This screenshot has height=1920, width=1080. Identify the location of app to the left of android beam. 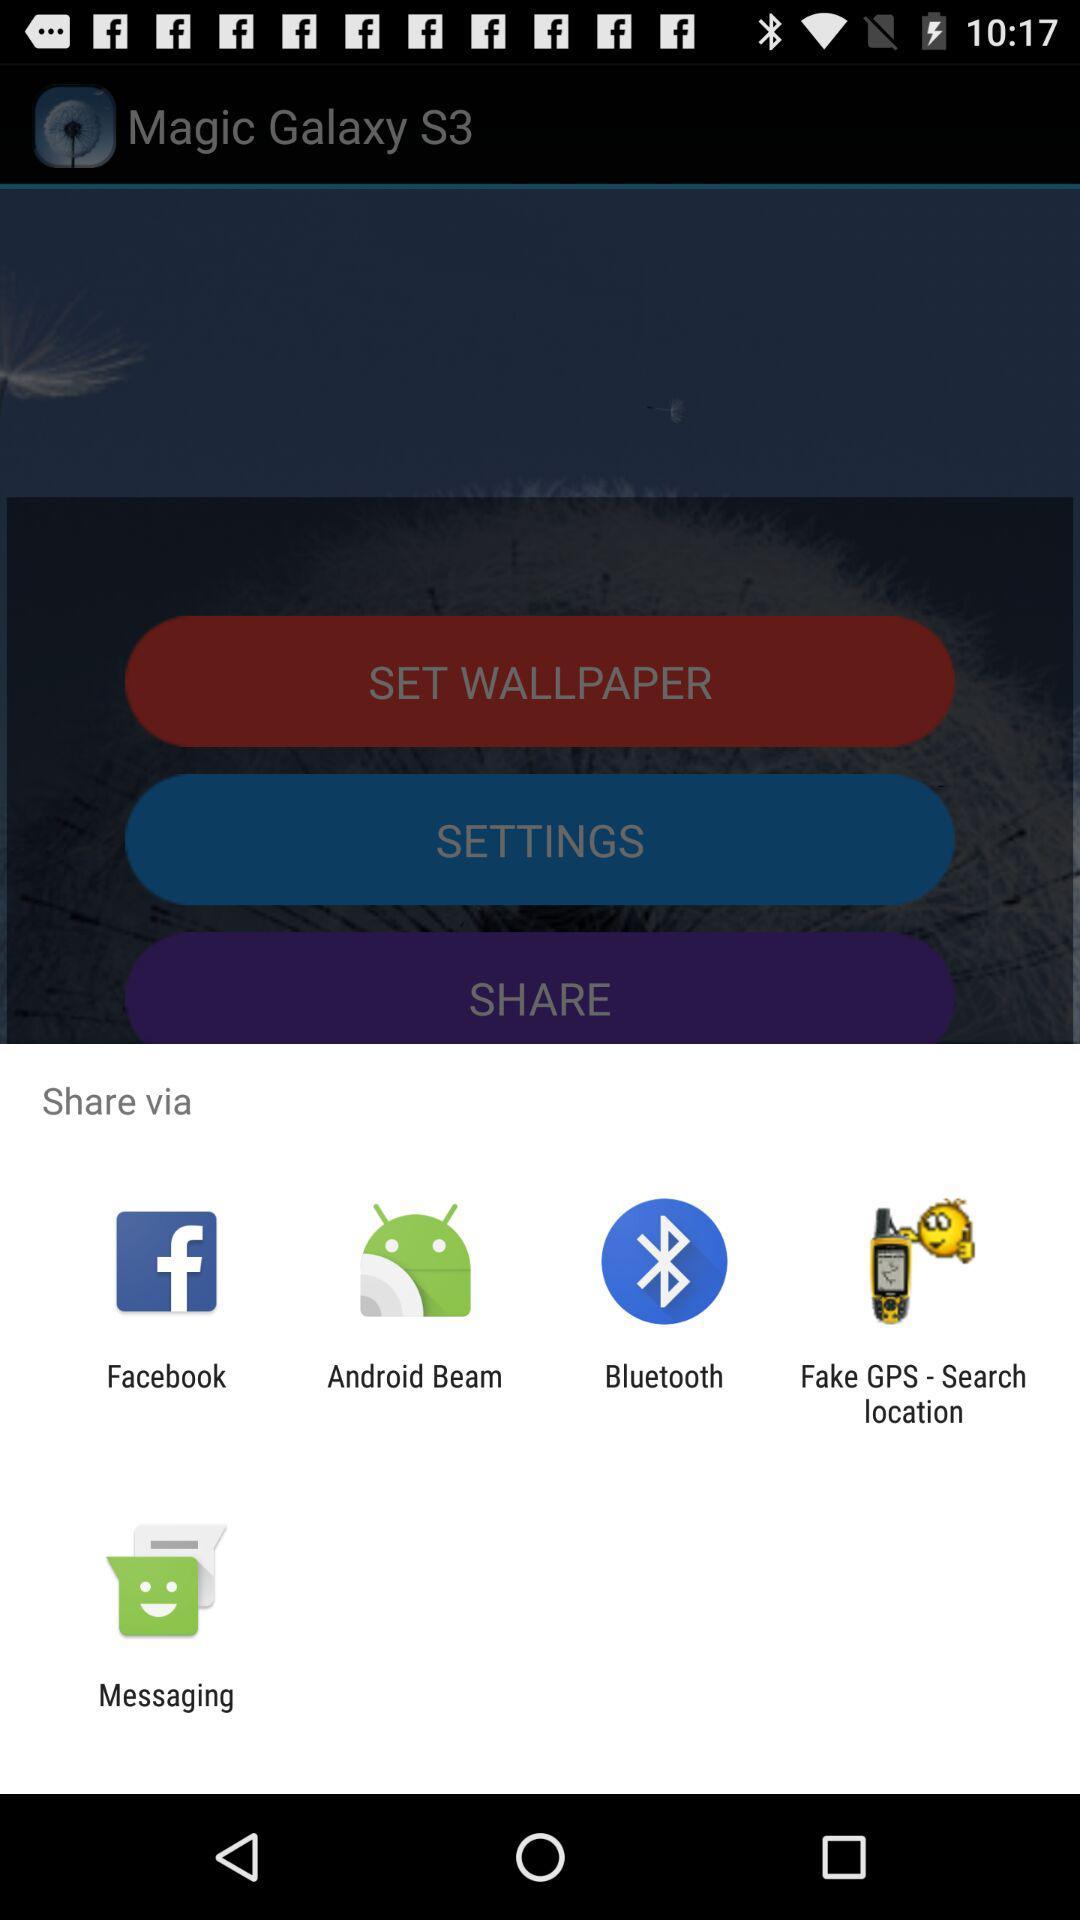
(165, 1392).